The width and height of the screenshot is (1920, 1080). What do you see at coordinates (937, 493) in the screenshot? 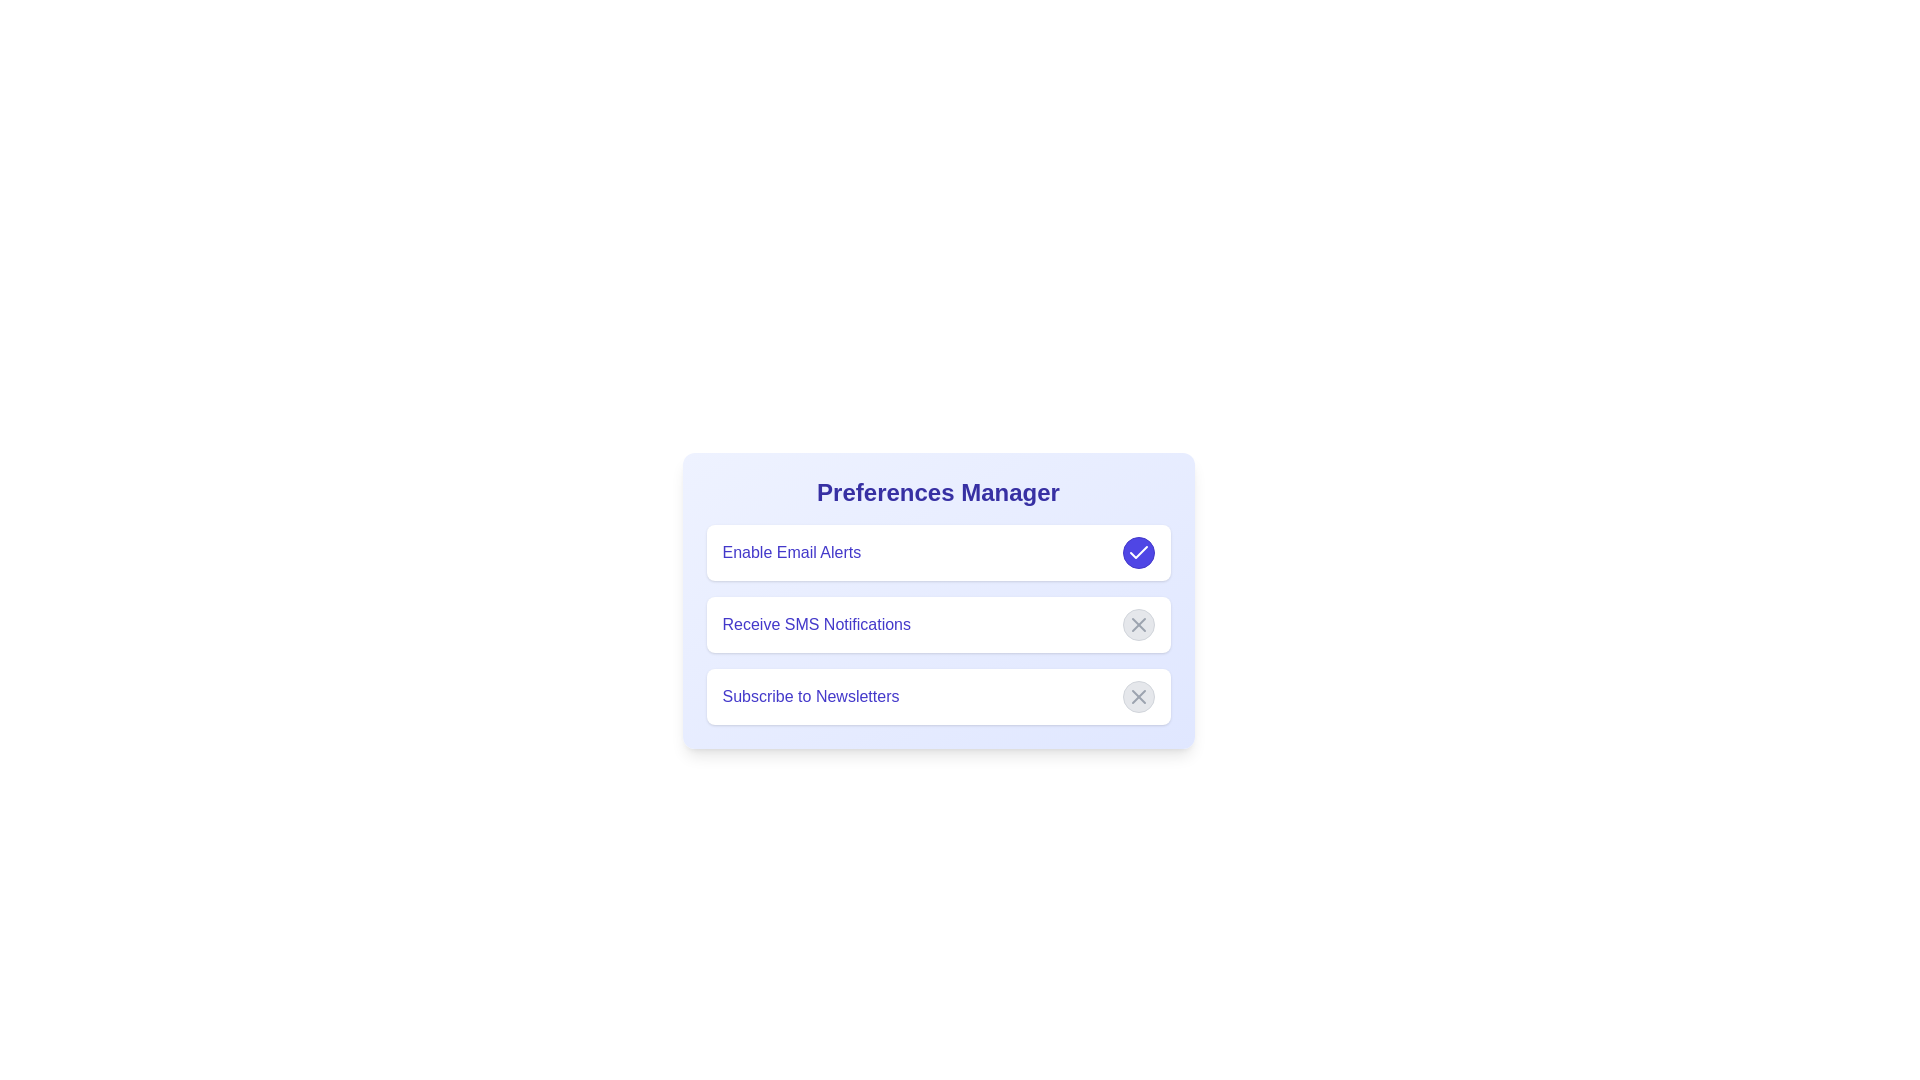
I see `text label 'Preferences Manager' which is styled in bold and large font, located at the top center of the preferences section` at bounding box center [937, 493].